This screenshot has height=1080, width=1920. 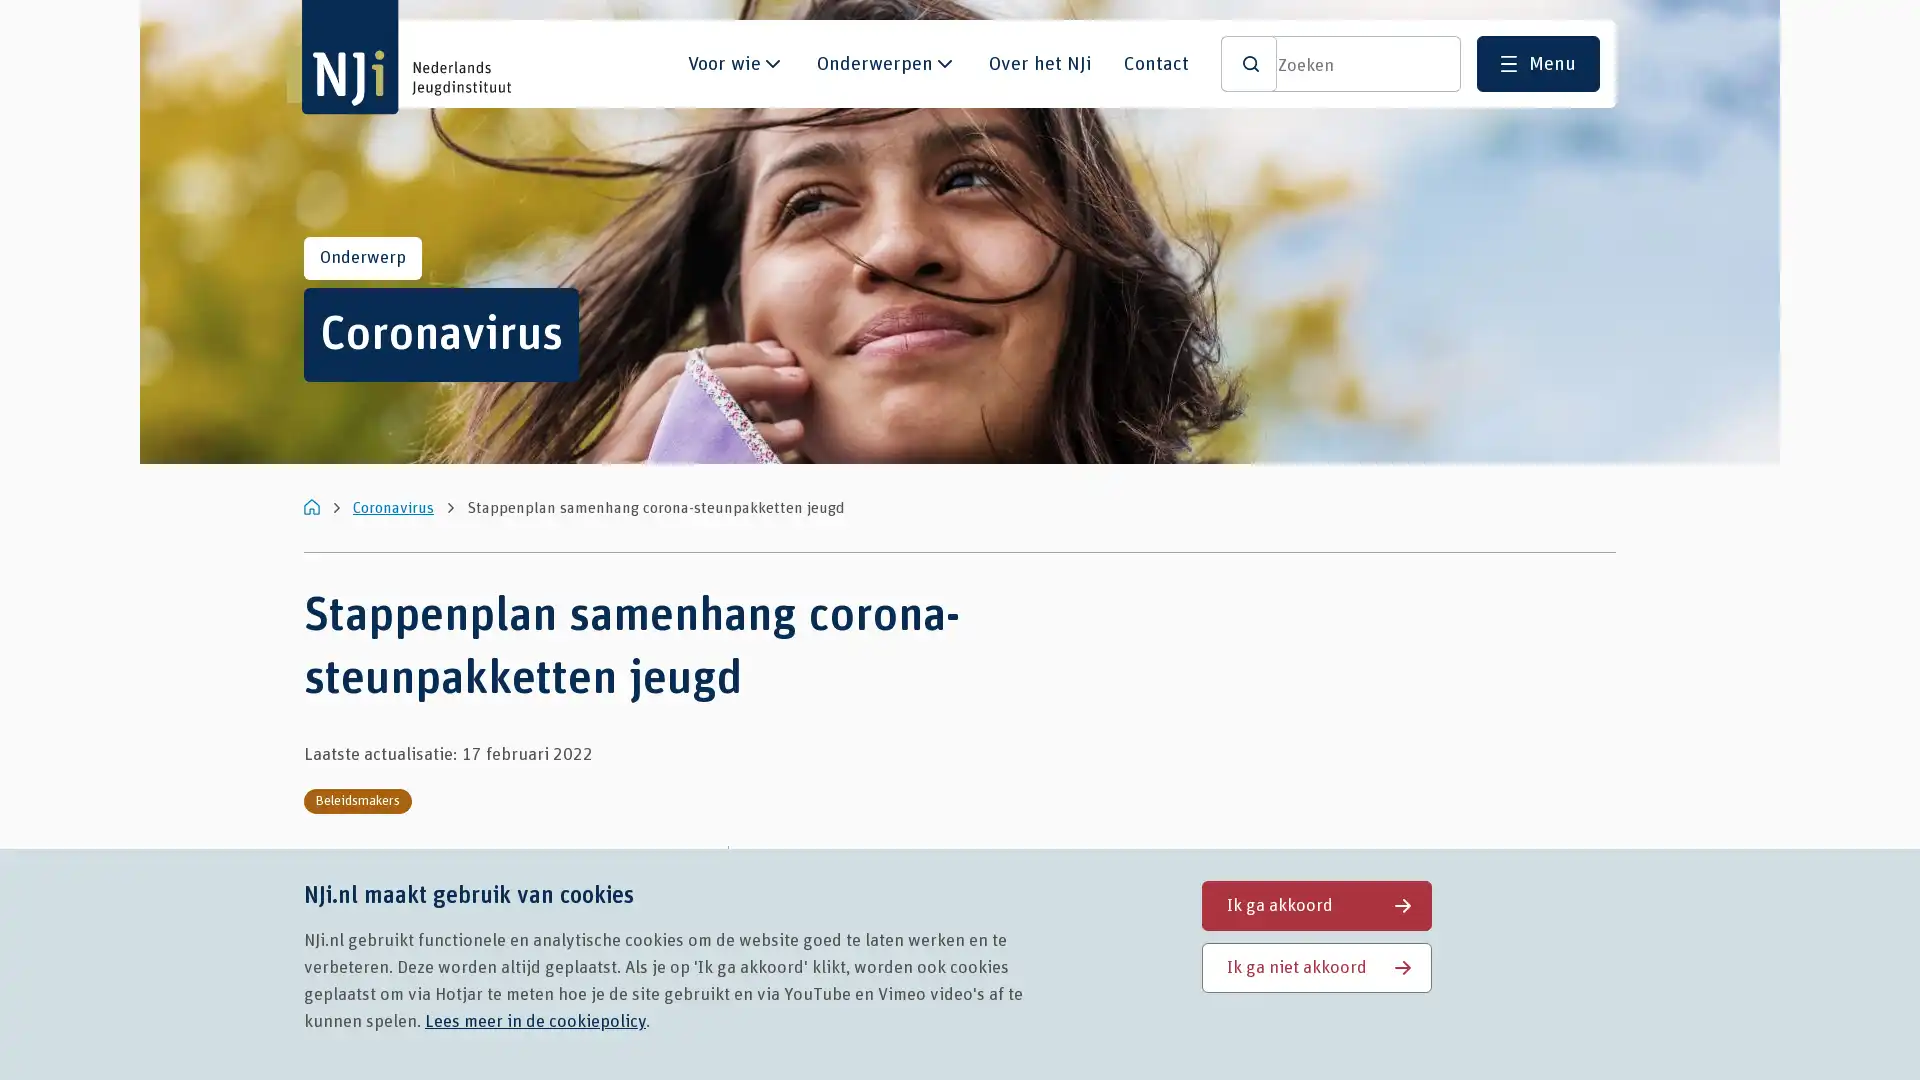 I want to click on Menu, so click(x=1537, y=63).